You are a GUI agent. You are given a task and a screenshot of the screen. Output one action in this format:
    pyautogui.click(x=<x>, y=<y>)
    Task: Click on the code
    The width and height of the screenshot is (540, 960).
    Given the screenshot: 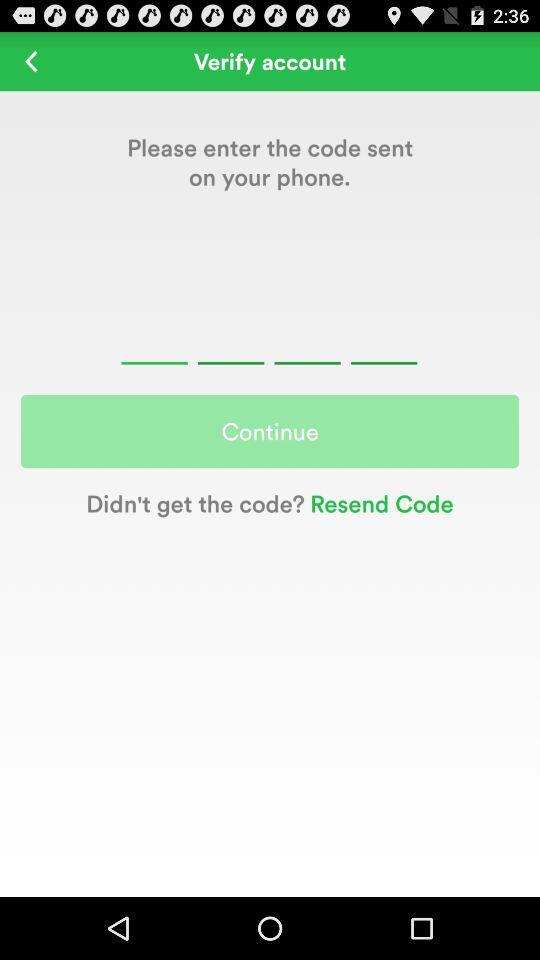 What is the action you would take?
    pyautogui.click(x=269, y=339)
    